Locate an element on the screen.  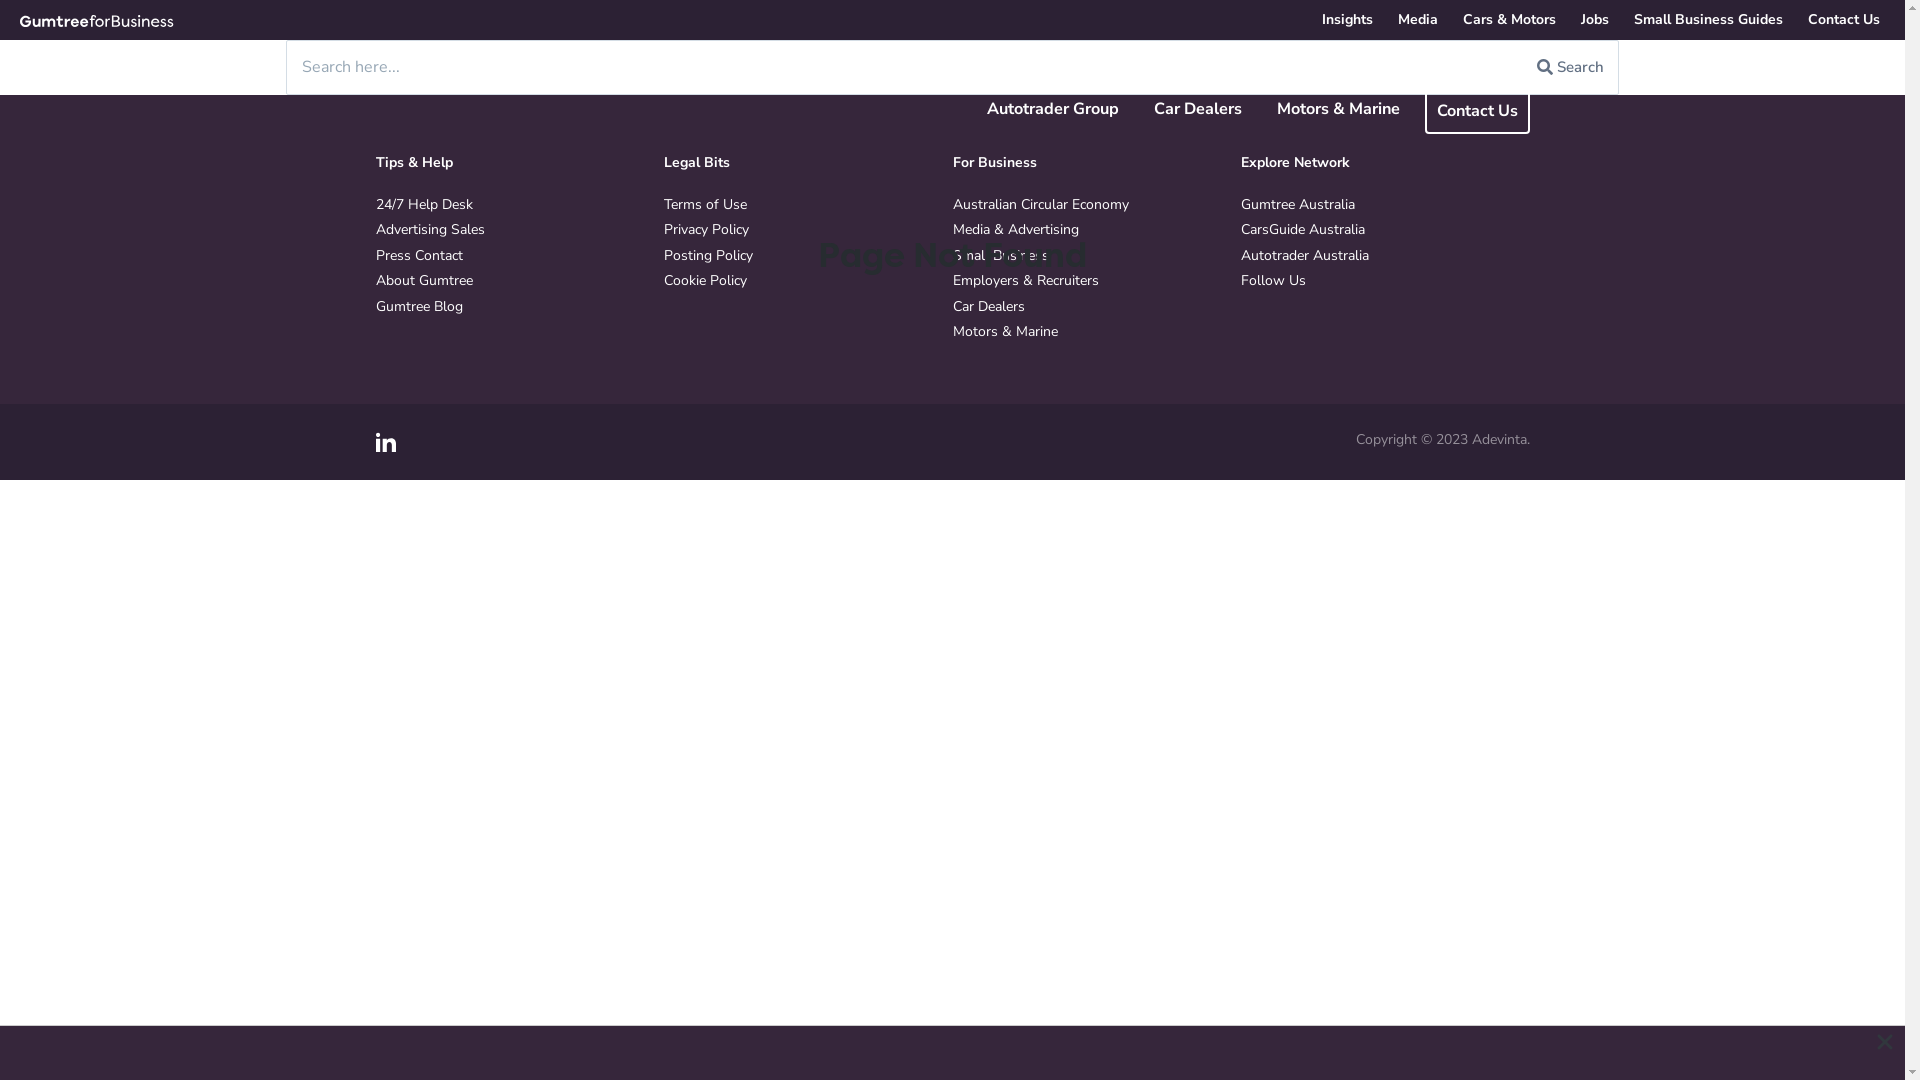
'Follow Us' is located at coordinates (1272, 280).